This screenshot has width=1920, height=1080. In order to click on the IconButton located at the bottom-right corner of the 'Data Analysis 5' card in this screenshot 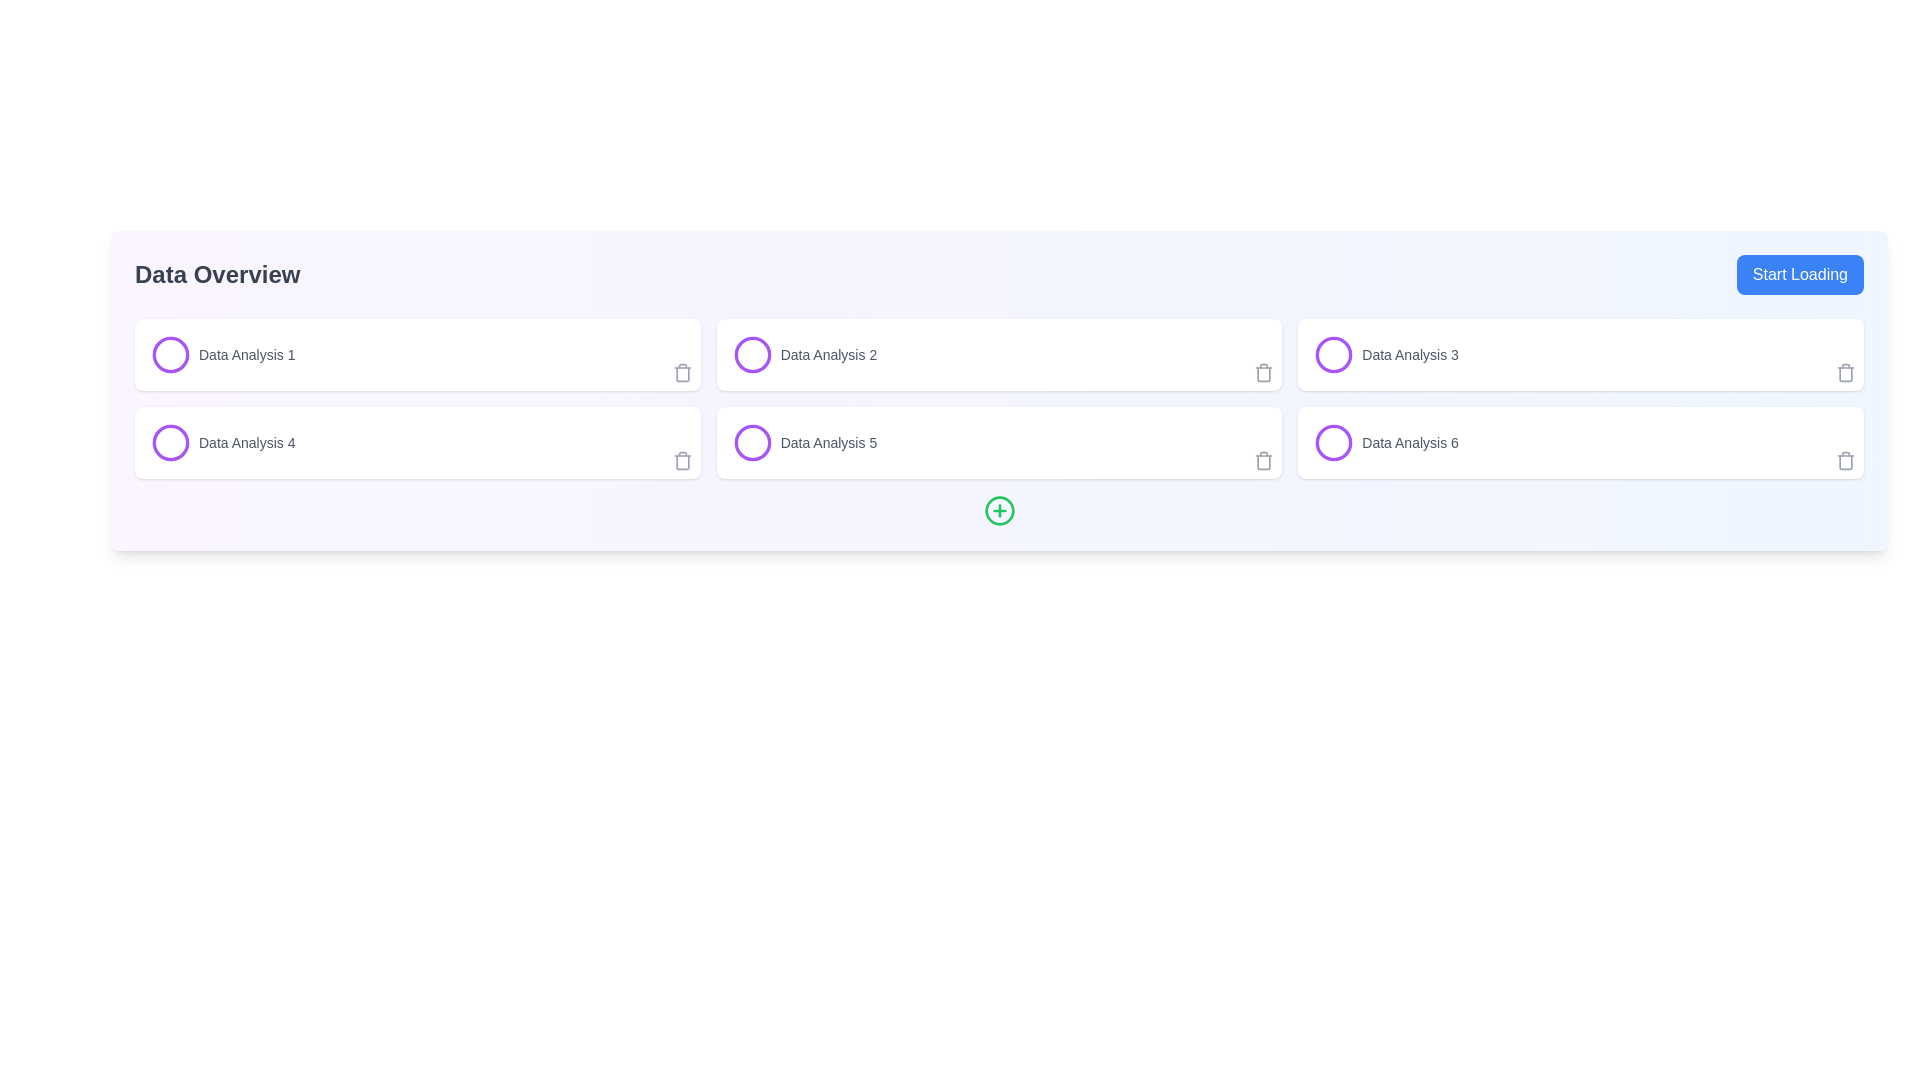, I will do `click(1263, 461)`.